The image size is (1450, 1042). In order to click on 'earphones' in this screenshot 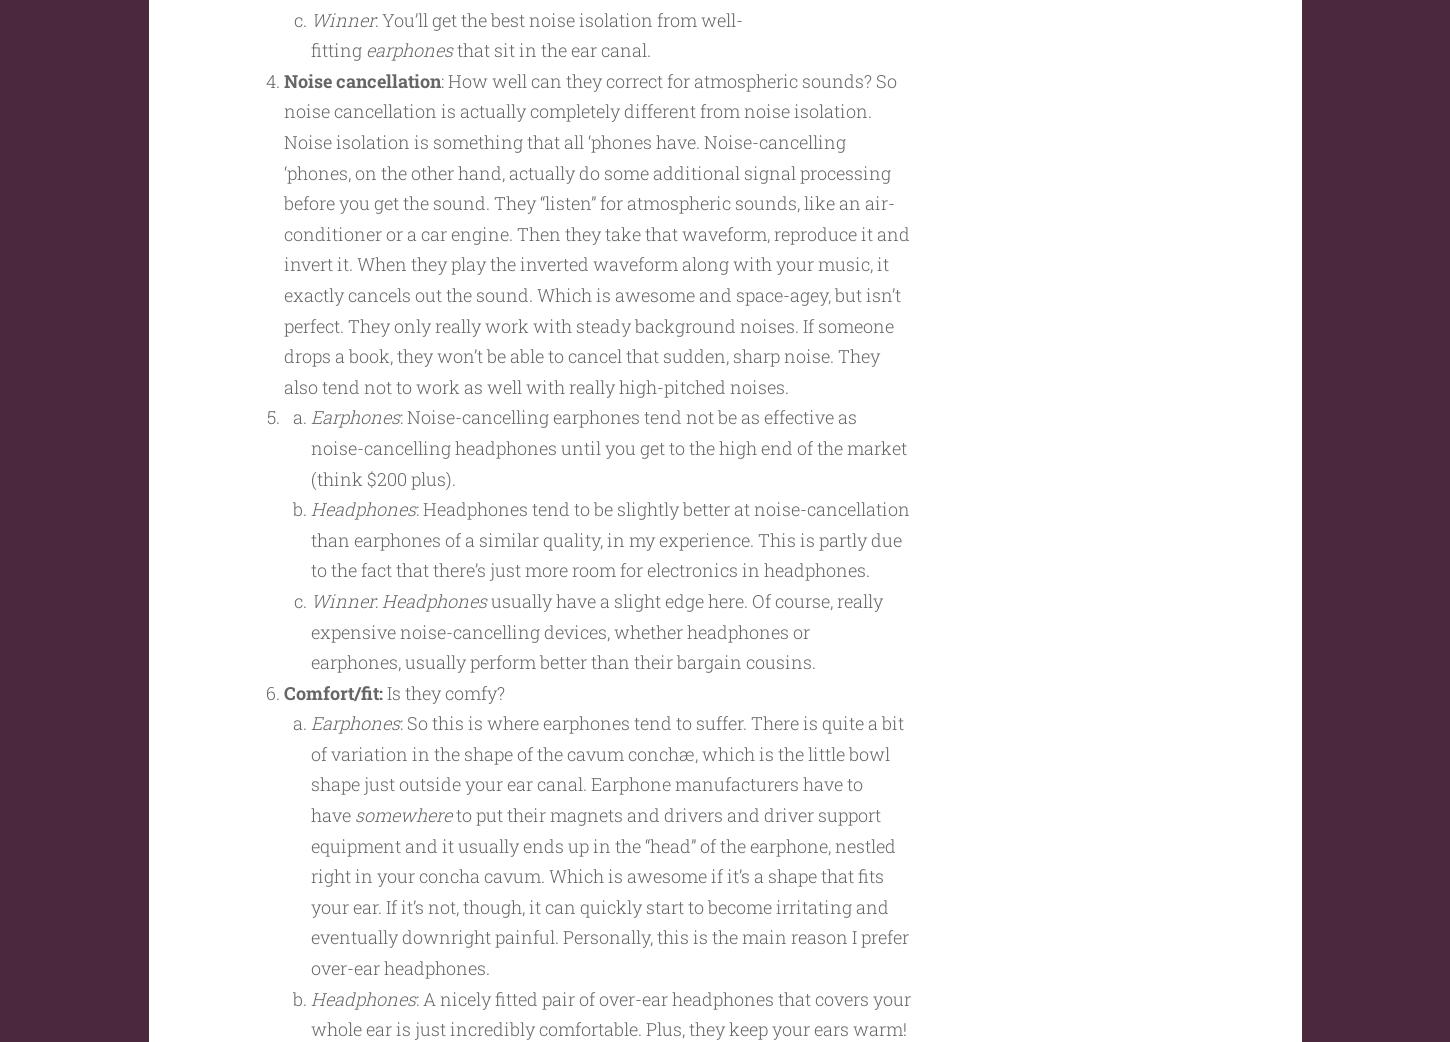, I will do `click(409, 88)`.